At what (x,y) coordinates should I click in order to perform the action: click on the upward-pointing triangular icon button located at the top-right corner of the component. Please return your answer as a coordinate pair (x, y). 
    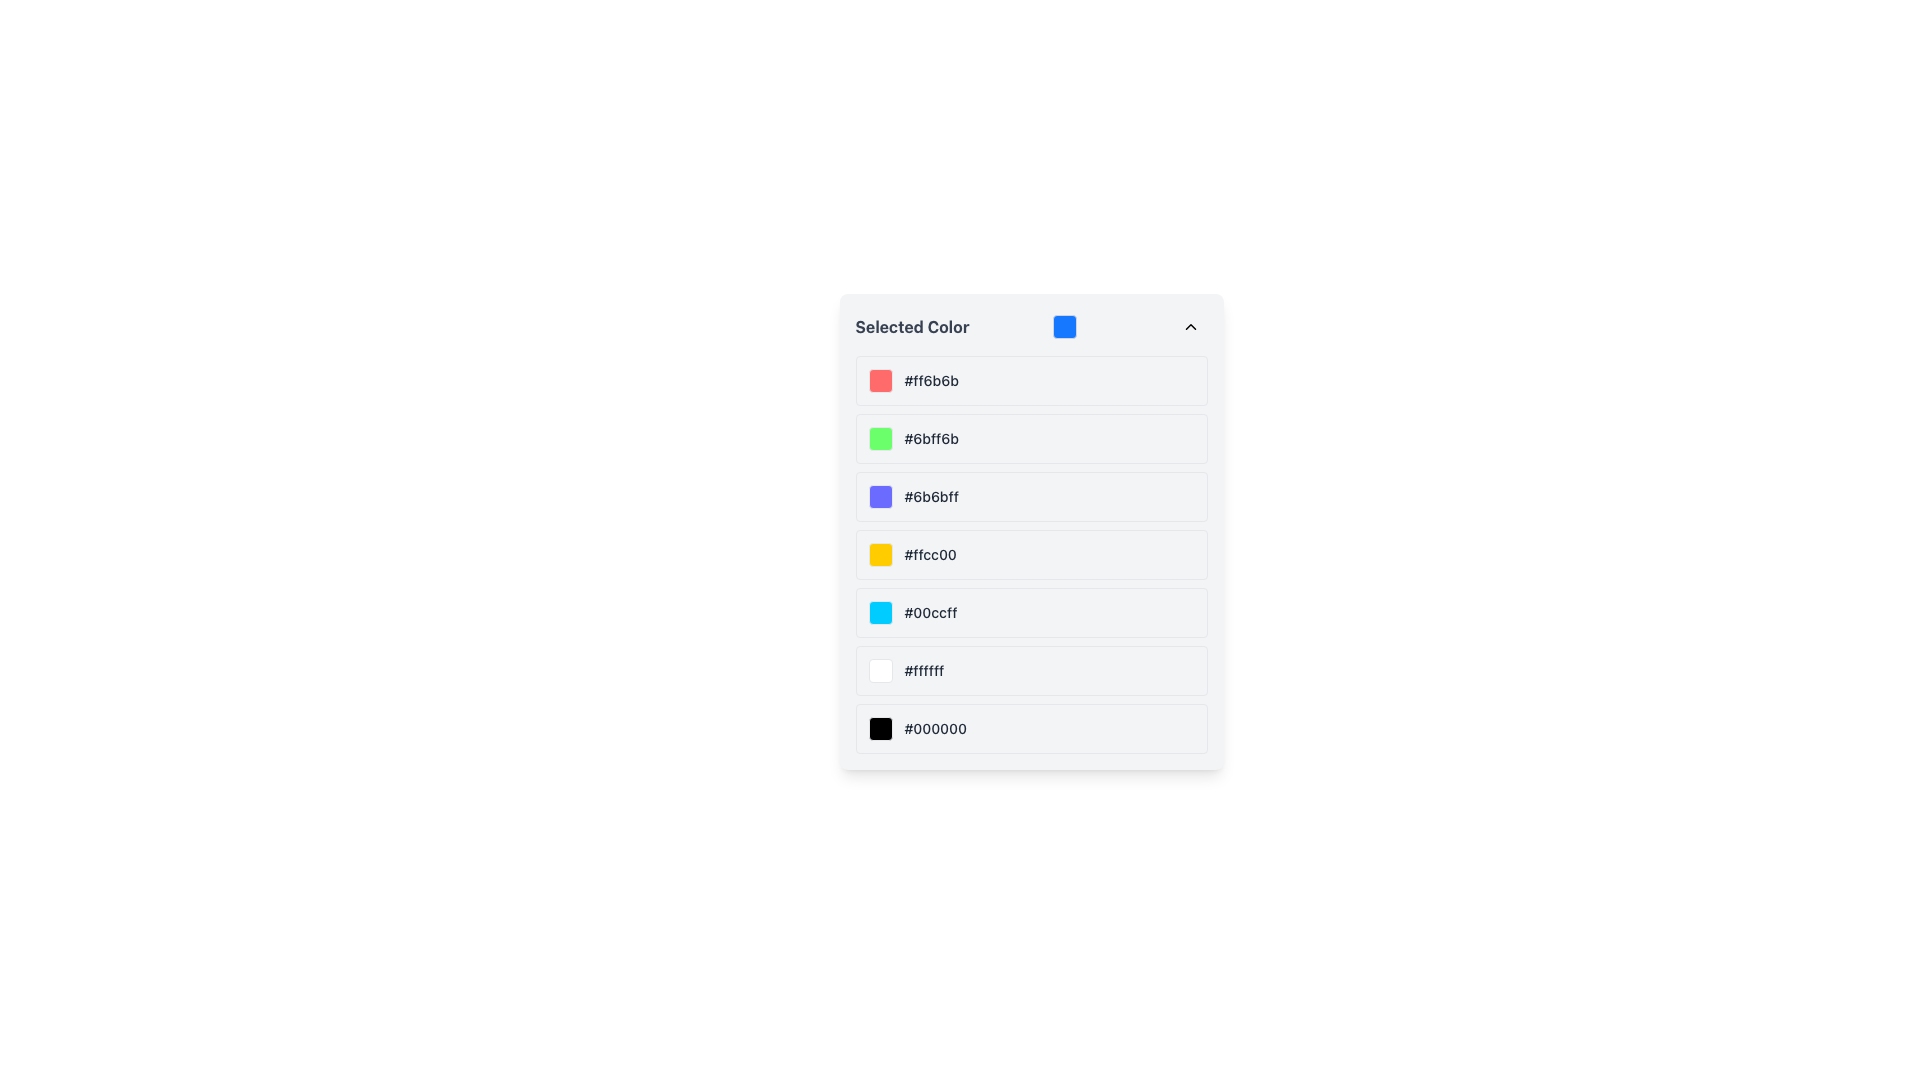
    Looking at the image, I should click on (1190, 326).